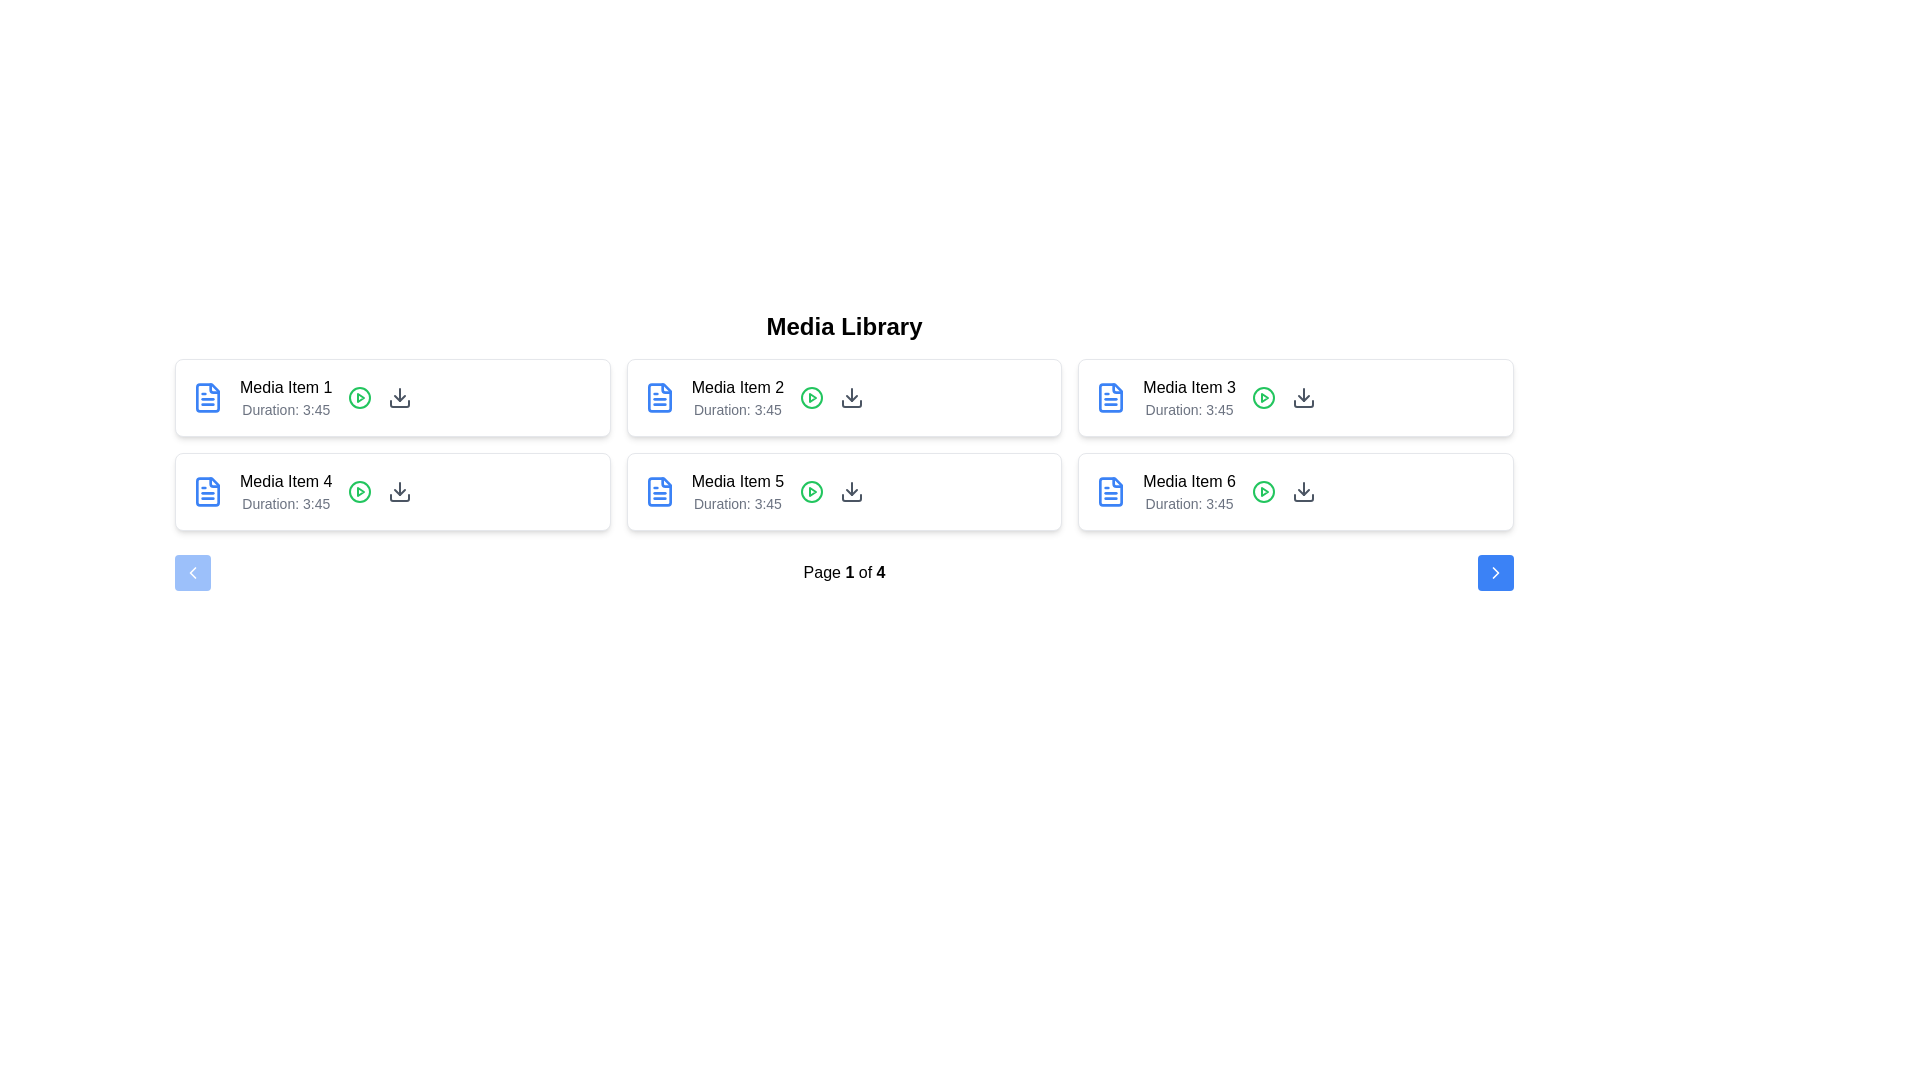  I want to click on the text block displaying the title and duration of the media item located in the second row, second column of the media item grid, so click(736, 492).